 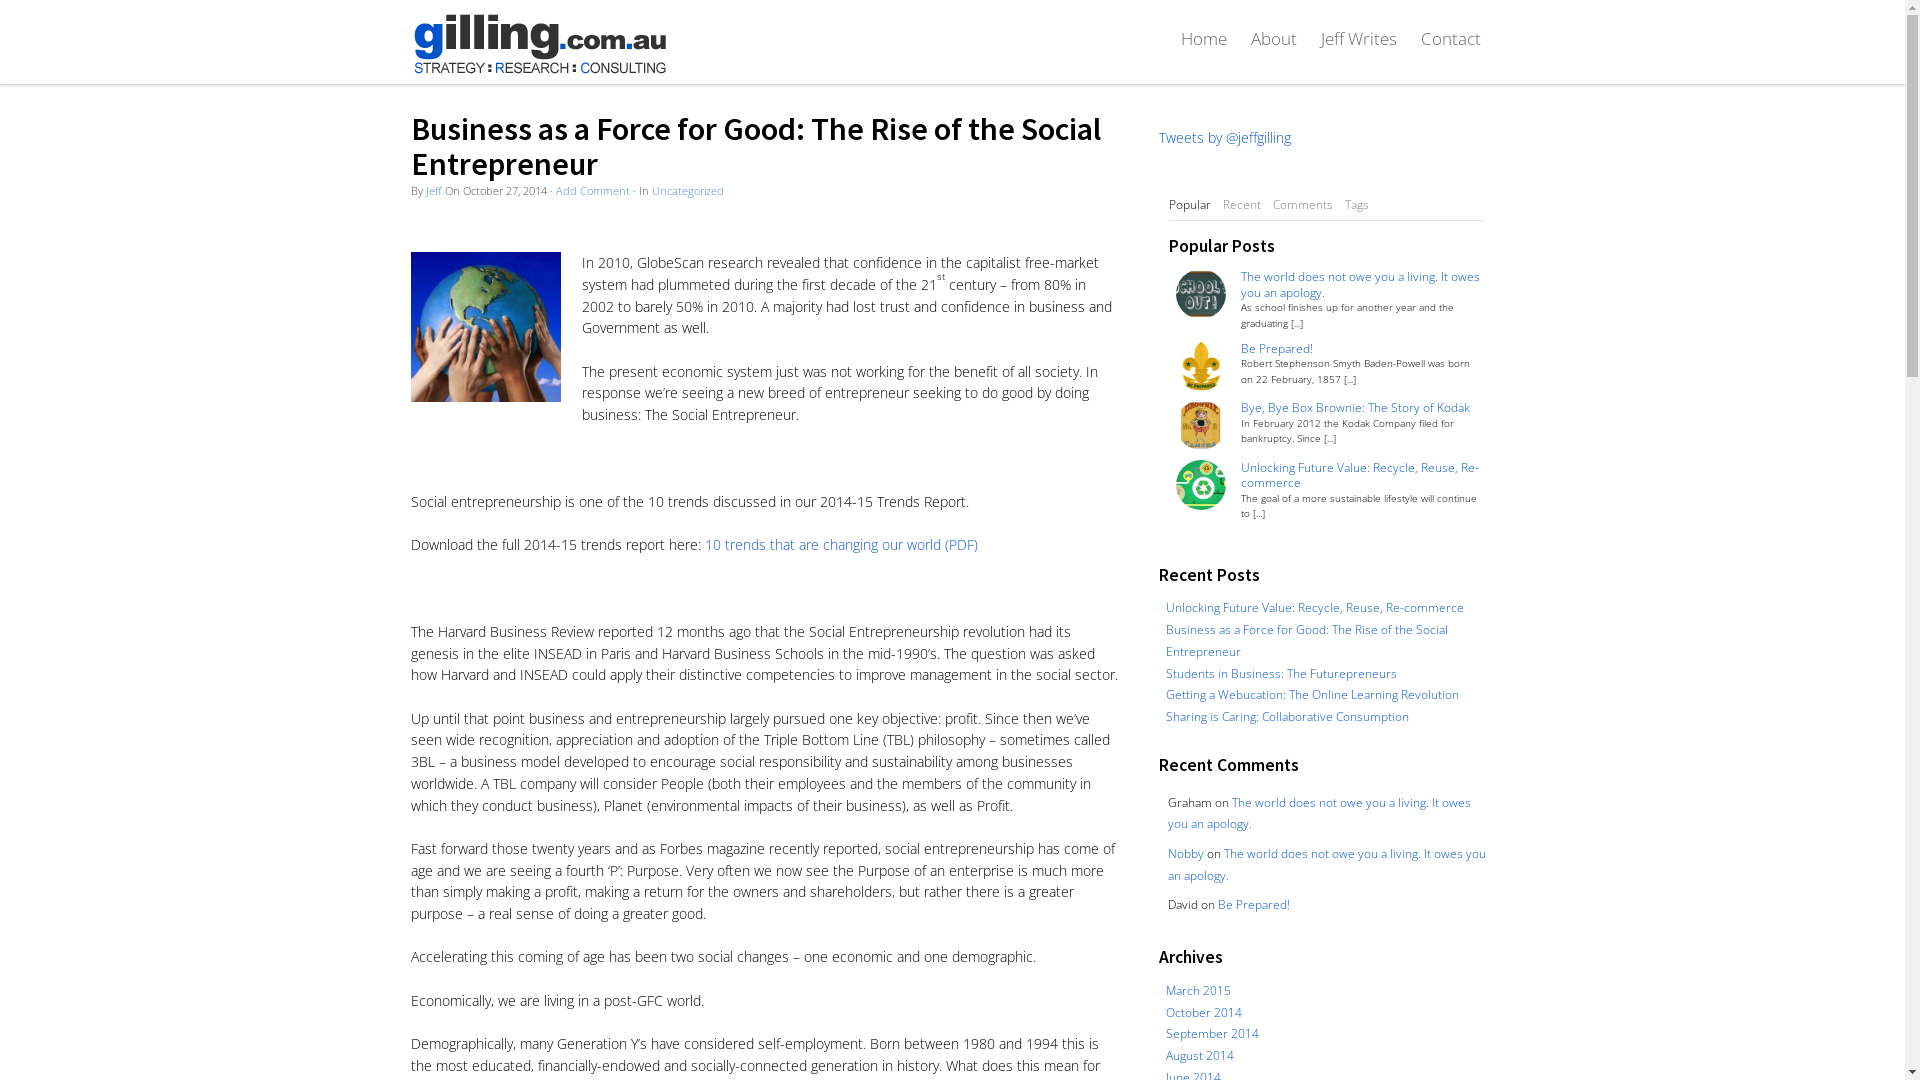 I want to click on 'About', so click(x=1271, y=38).